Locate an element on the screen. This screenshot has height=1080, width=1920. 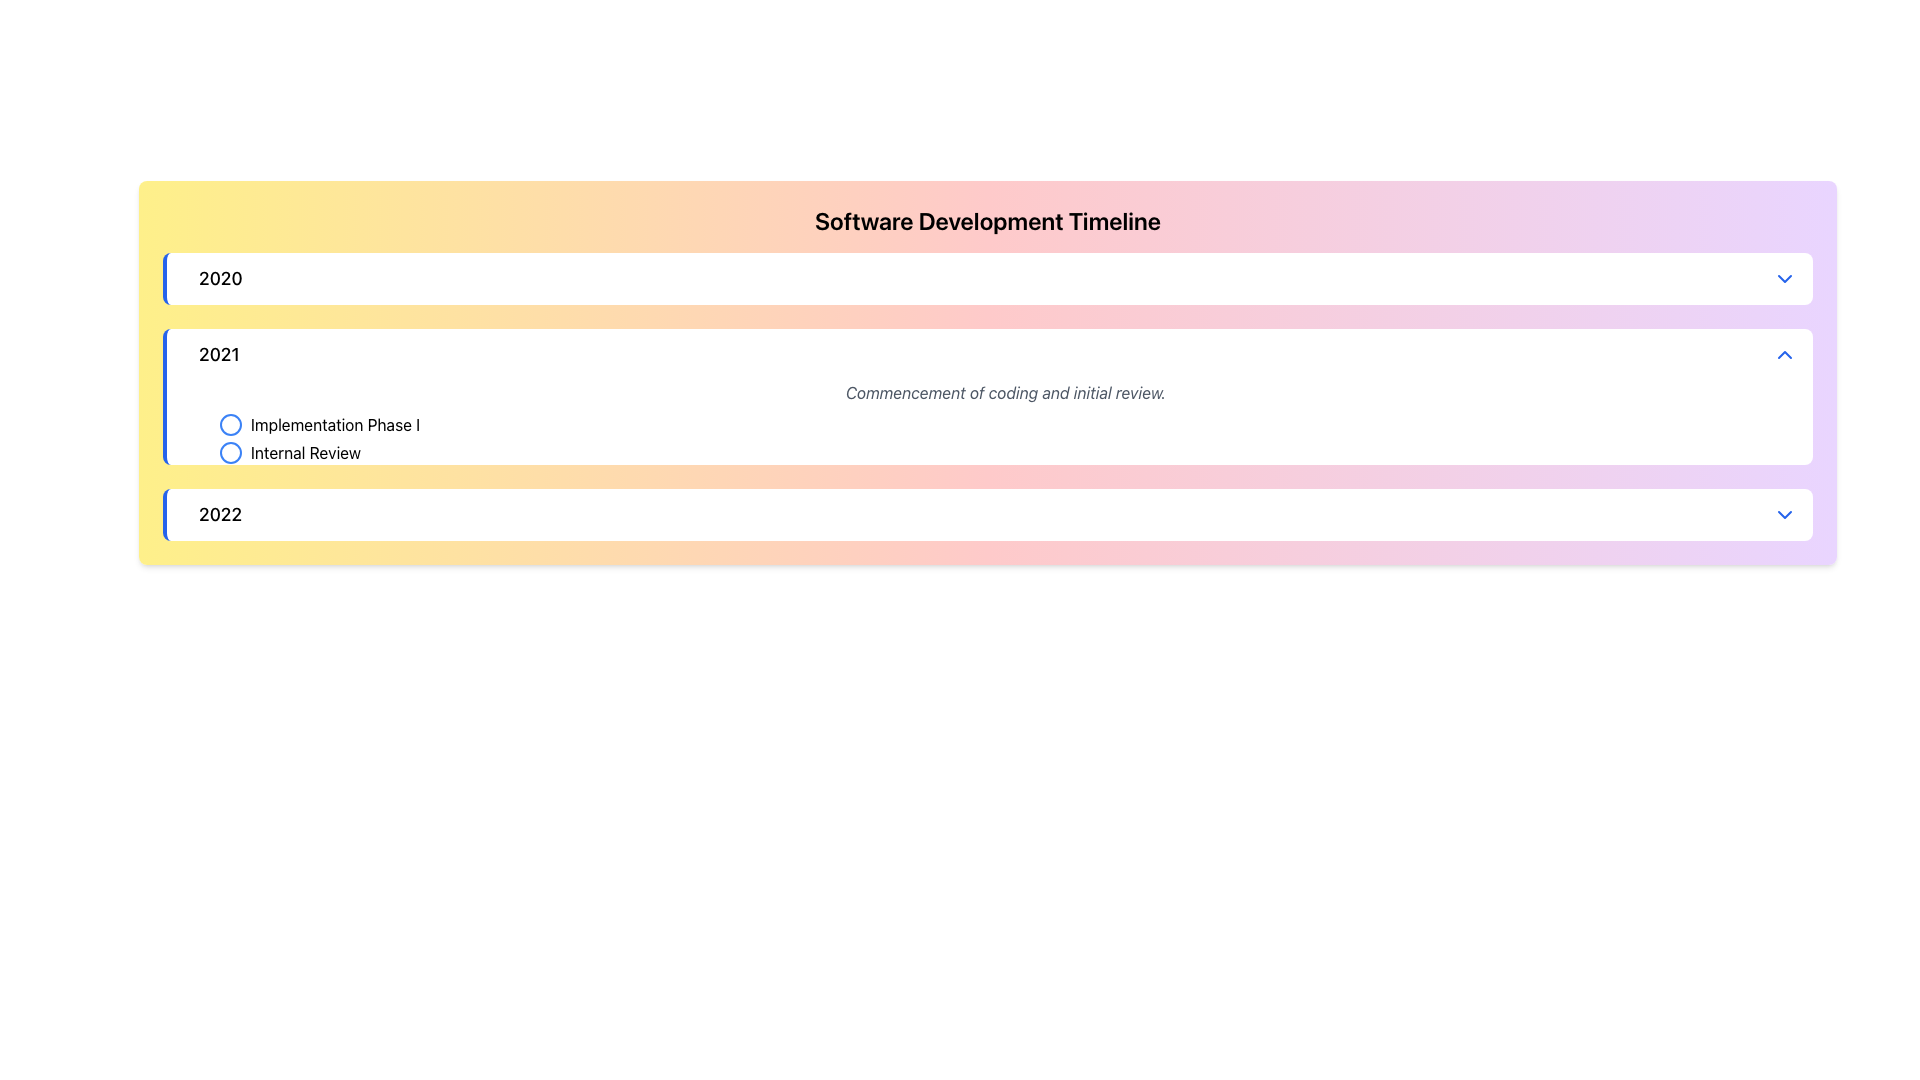
the blue-outlined circular icon next to the 'Internal Review' text under the '2021' heading in the timeline component is located at coordinates (230, 452).